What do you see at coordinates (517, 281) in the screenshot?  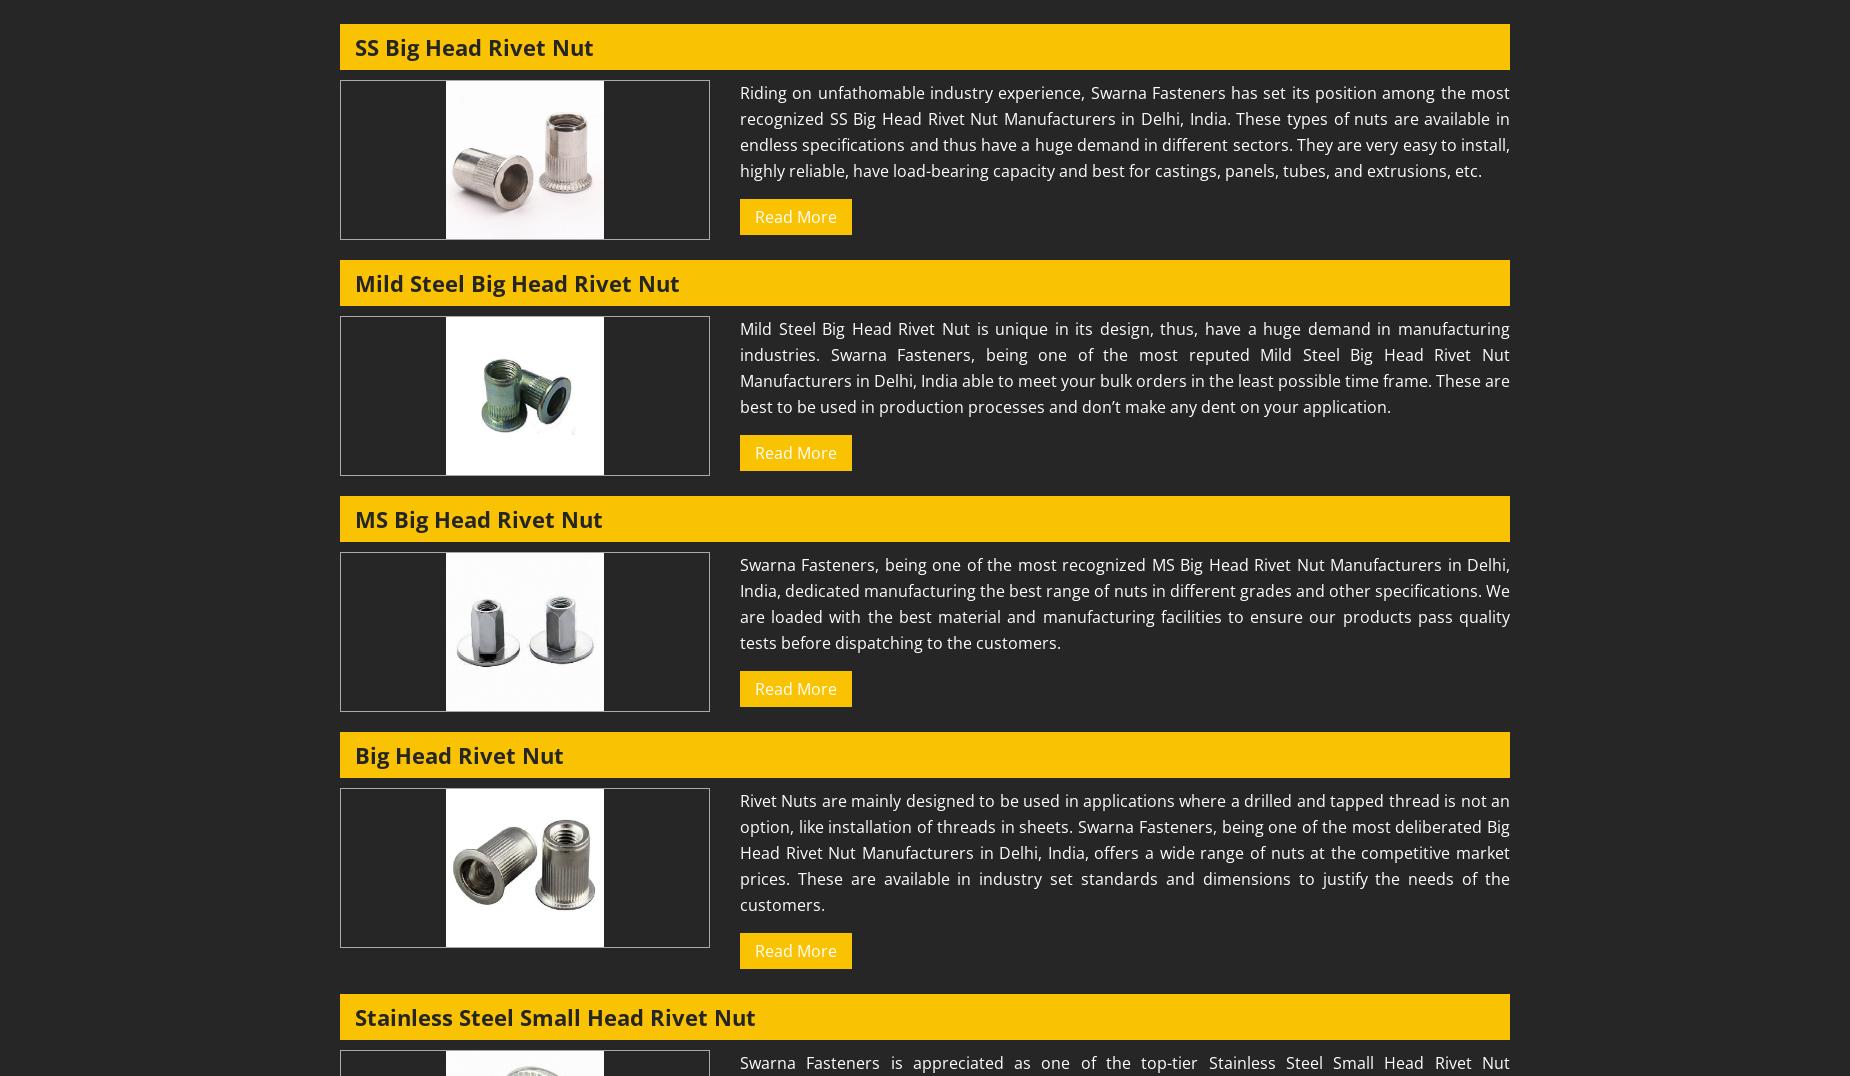 I see `'Mild Steel Big Head Rivet Nut'` at bounding box center [517, 281].